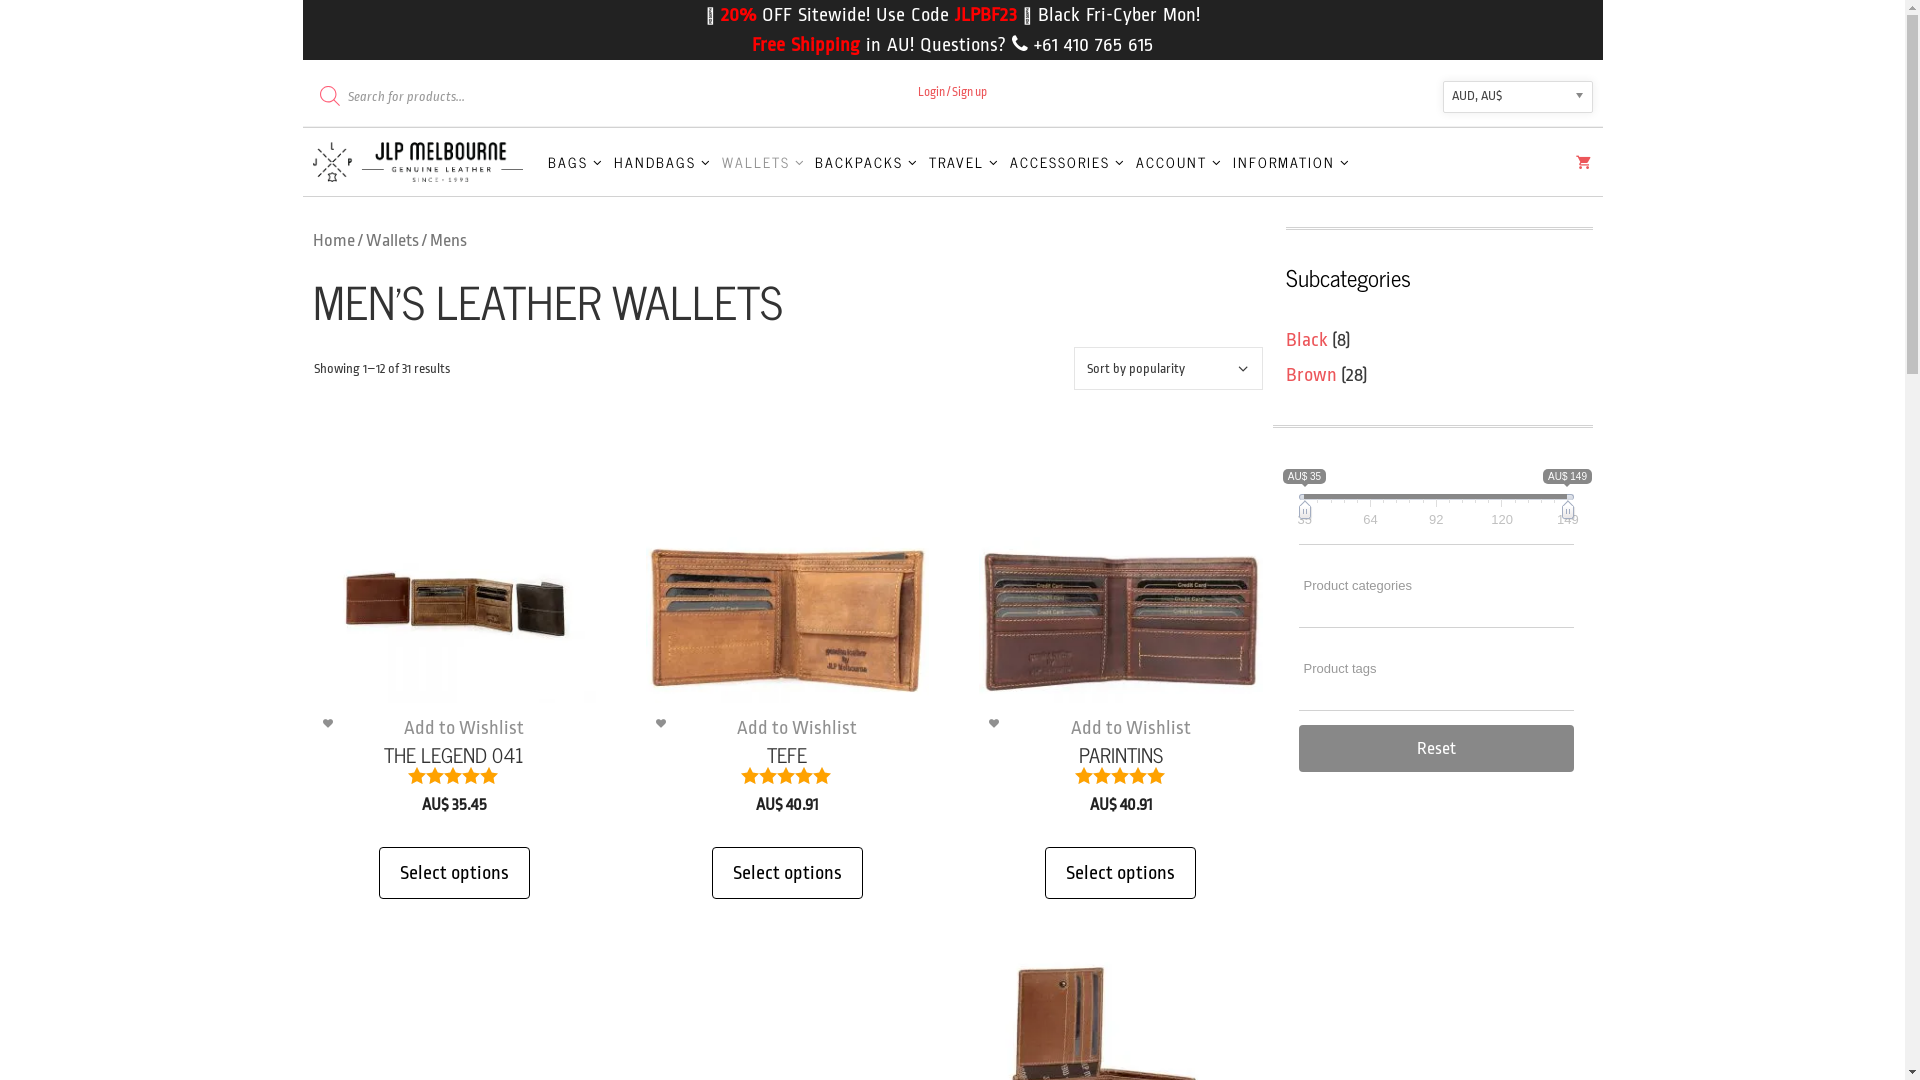 The height and width of the screenshot is (1080, 1920). Describe the element at coordinates (662, 161) in the screenshot. I see `'HANDBAGS'` at that location.